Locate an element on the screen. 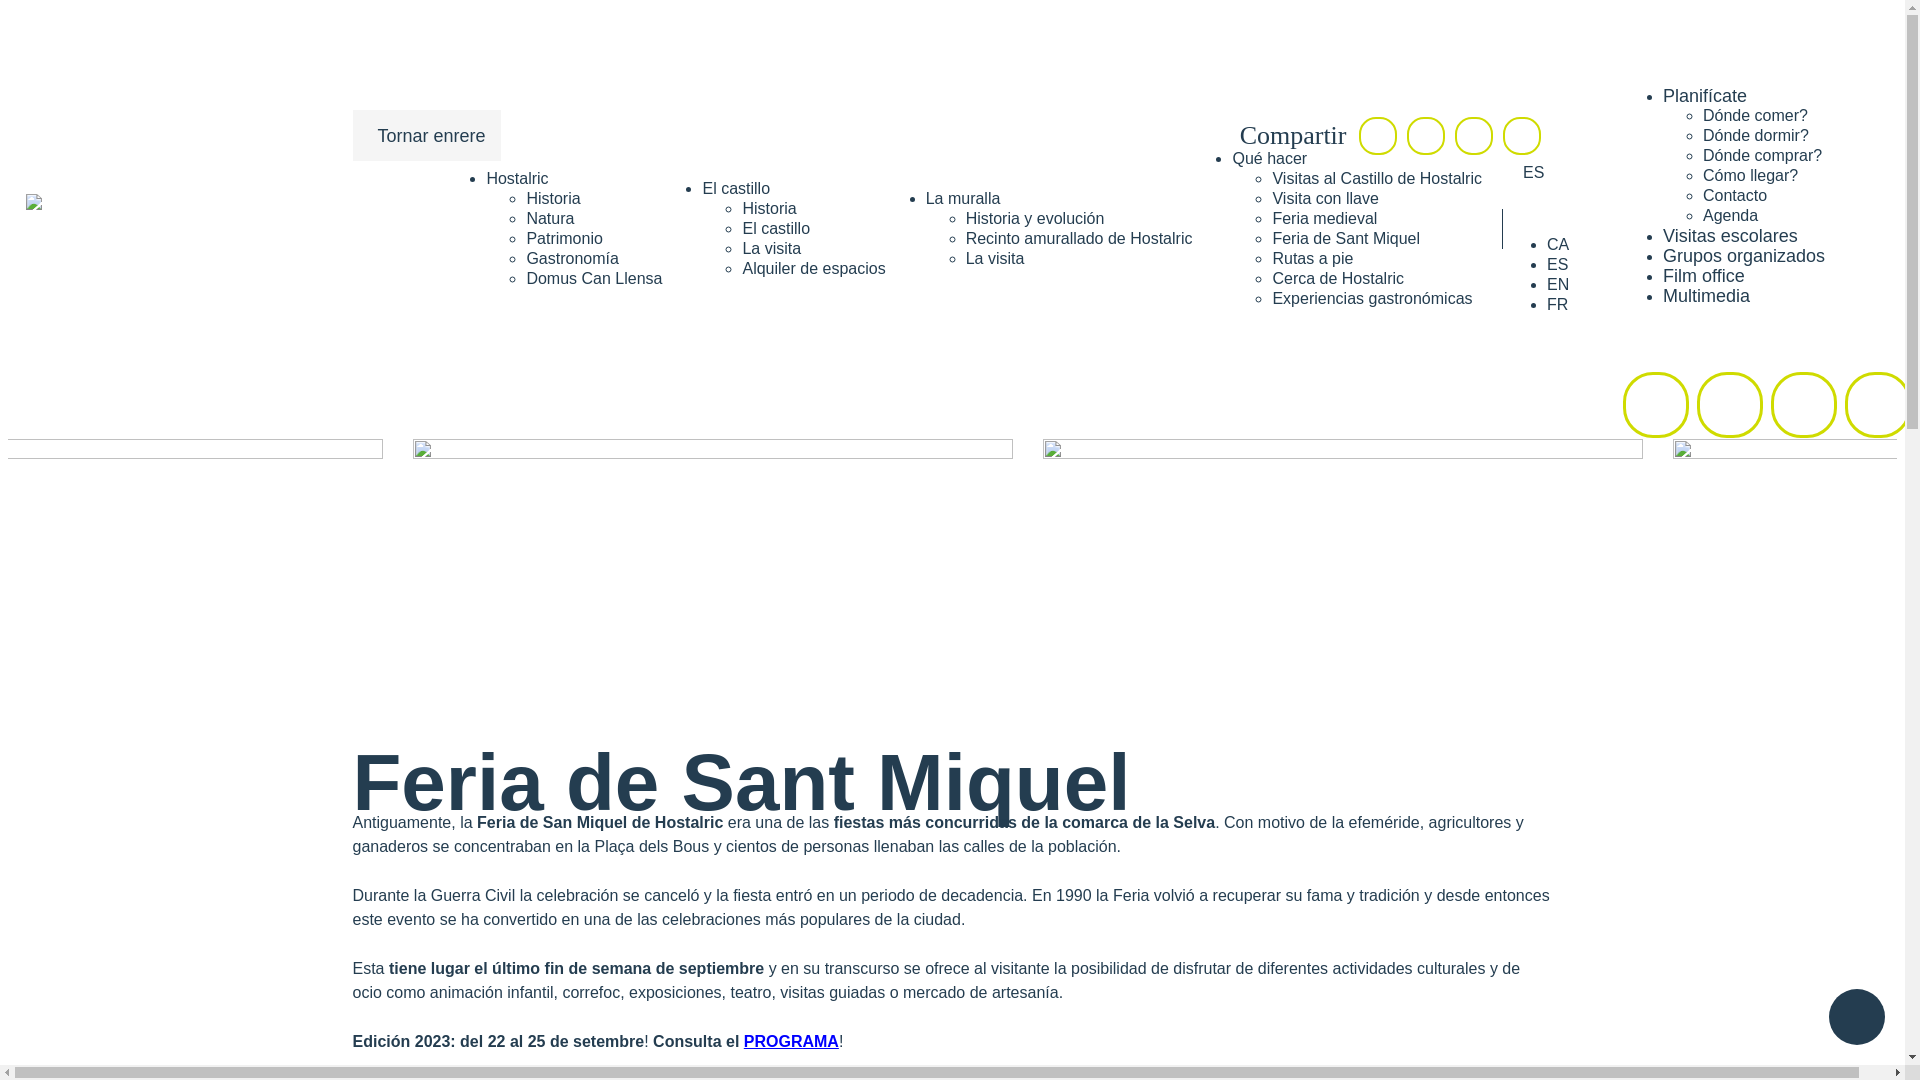 The height and width of the screenshot is (1080, 1920). 'Film office' is located at coordinates (1703, 276).